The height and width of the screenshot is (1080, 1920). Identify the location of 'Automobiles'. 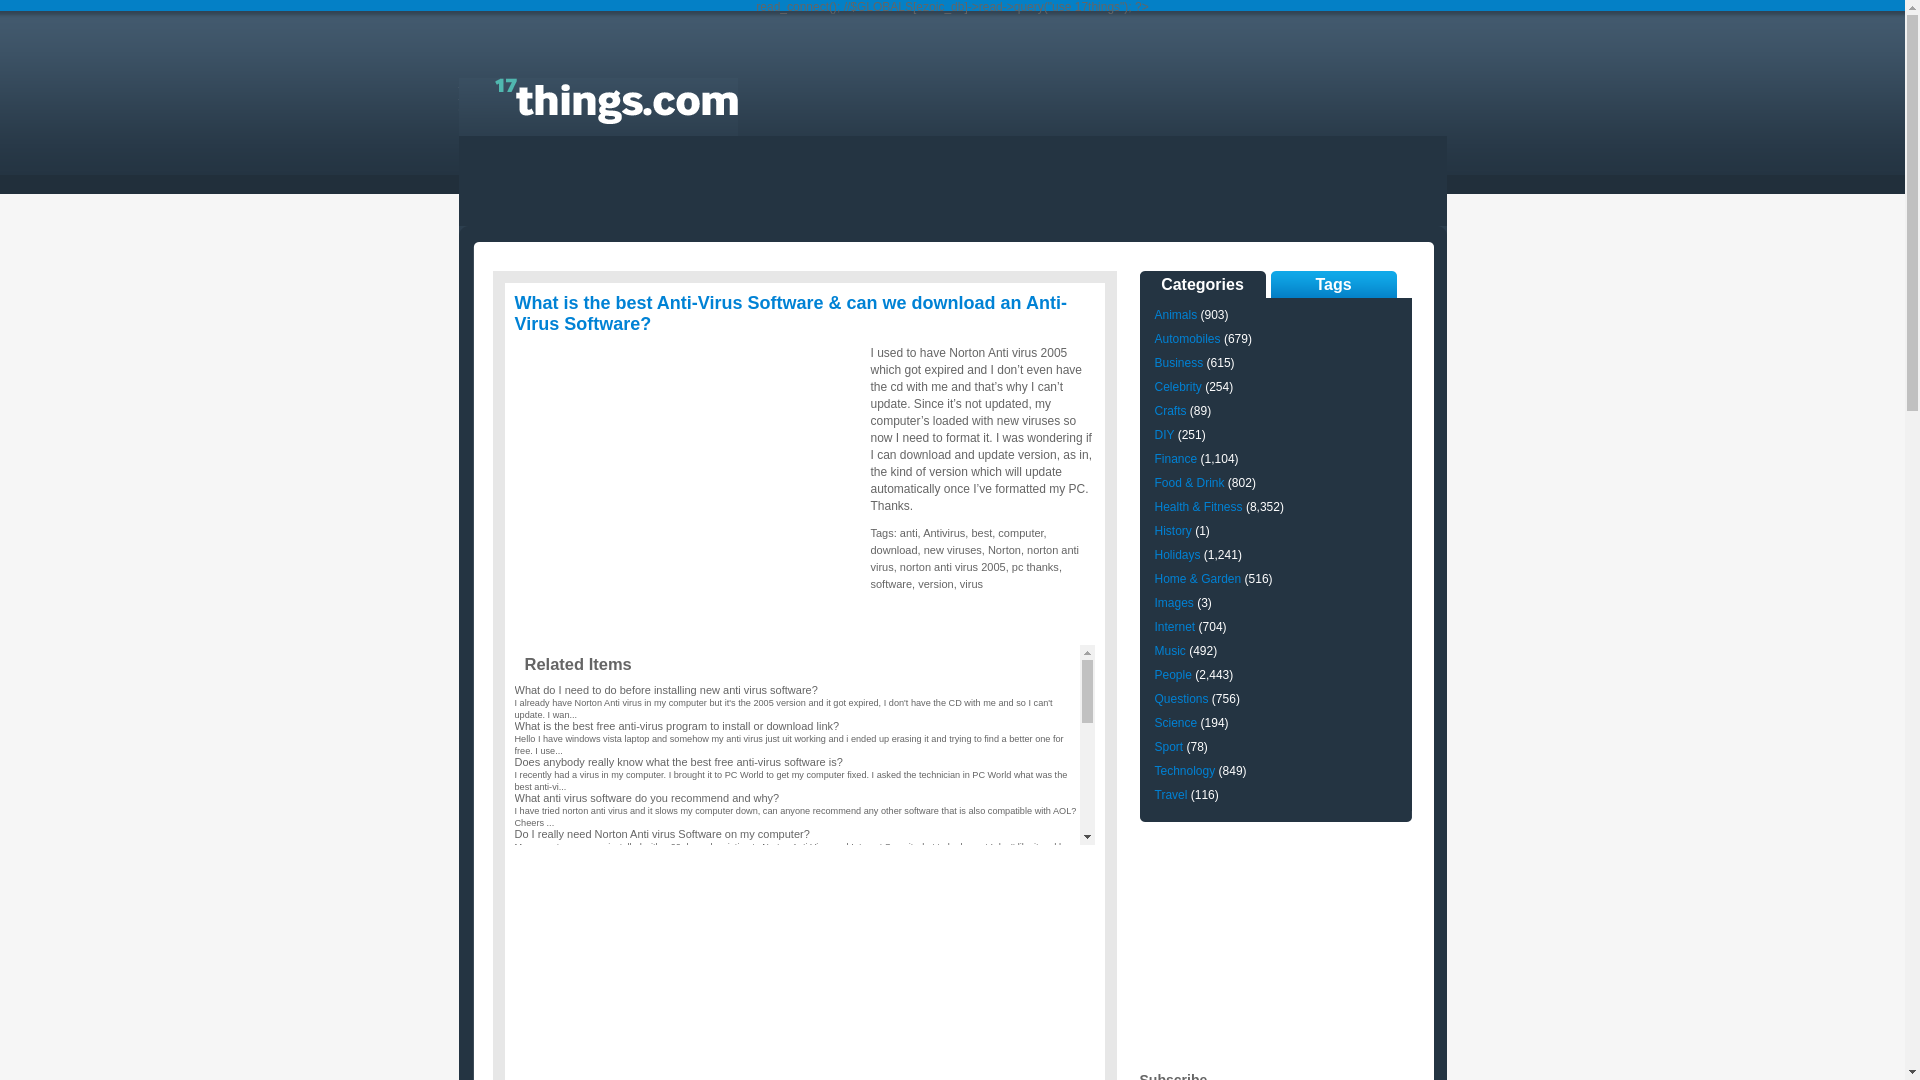
(1186, 338).